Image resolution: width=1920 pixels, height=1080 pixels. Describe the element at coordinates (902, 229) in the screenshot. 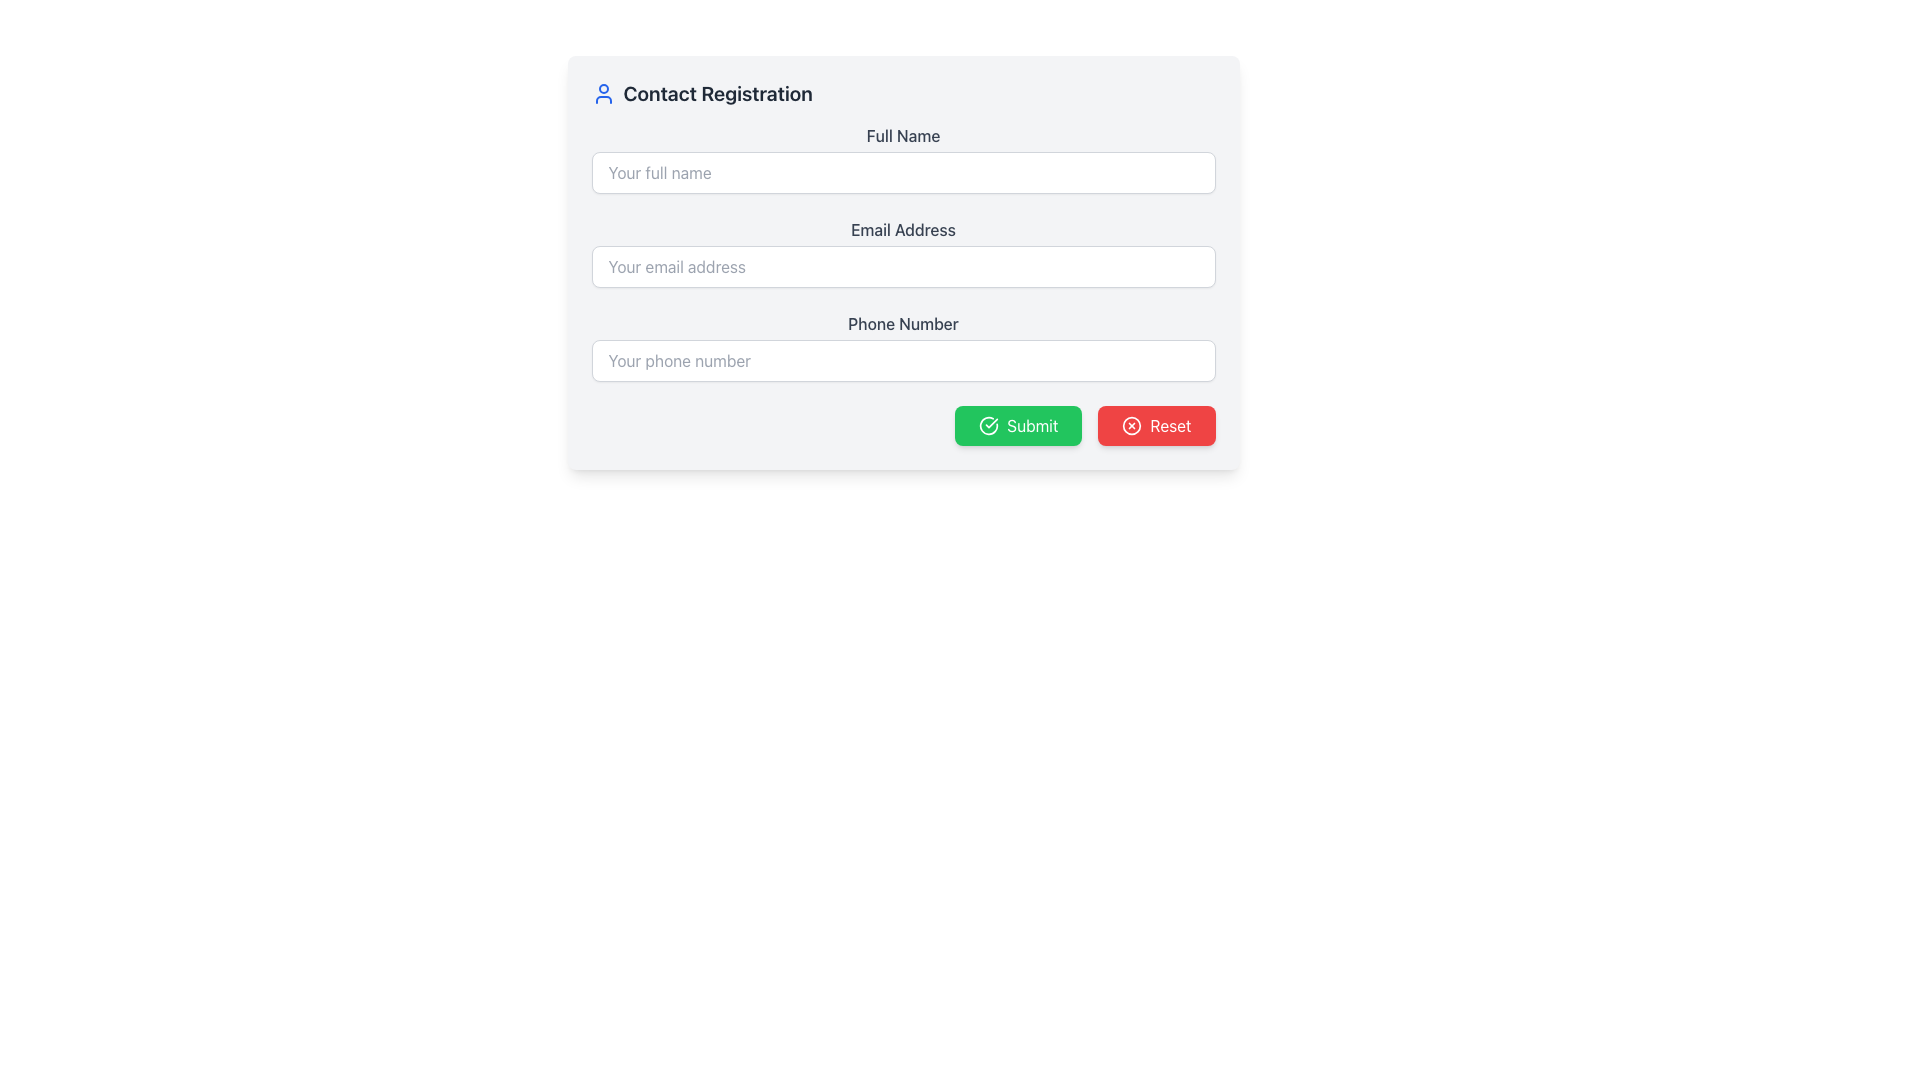

I see `the second label in the form, which serves as a context for the adjacent email address input field` at that location.